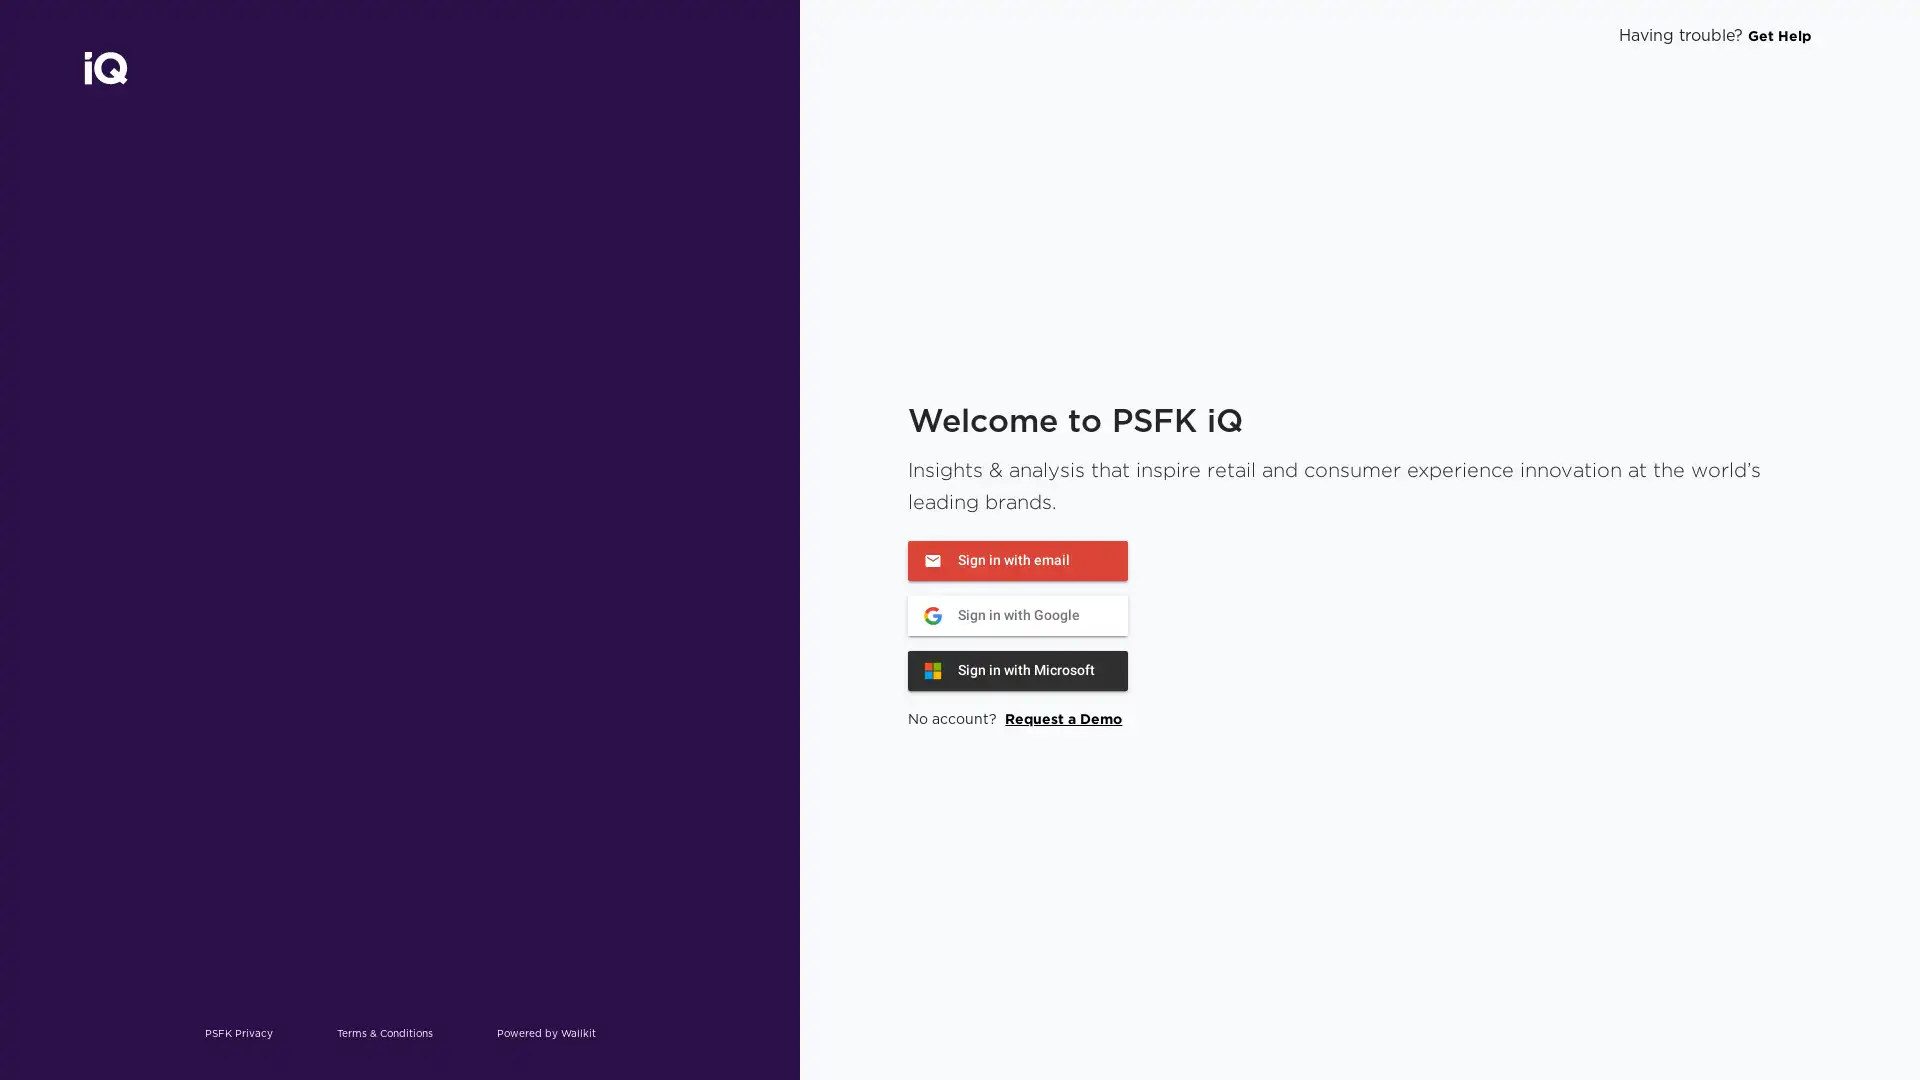 Image resolution: width=1920 pixels, height=1080 pixels. What do you see at coordinates (1017, 670) in the screenshot?
I see `Sign in with Microsoft` at bounding box center [1017, 670].